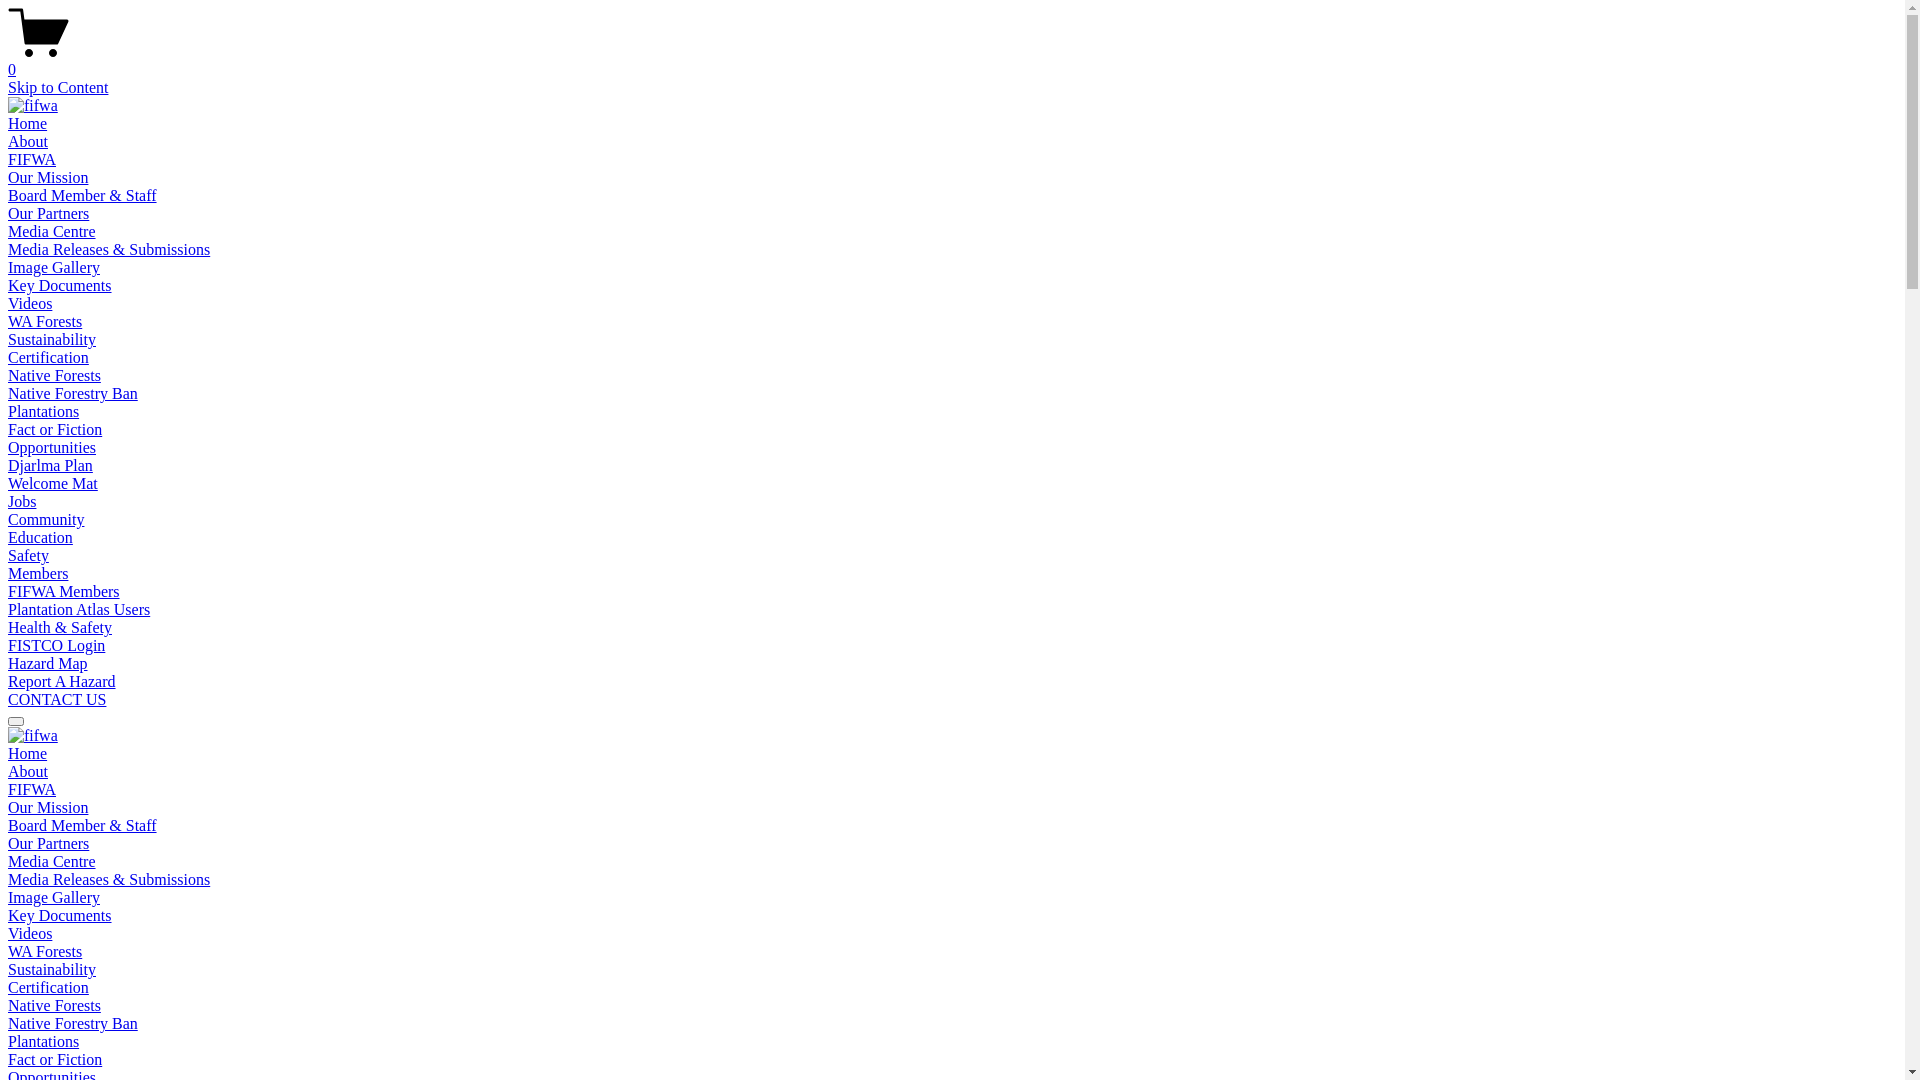 This screenshot has width=1920, height=1080. Describe the element at coordinates (38, 573) in the screenshot. I see `'Members'` at that location.